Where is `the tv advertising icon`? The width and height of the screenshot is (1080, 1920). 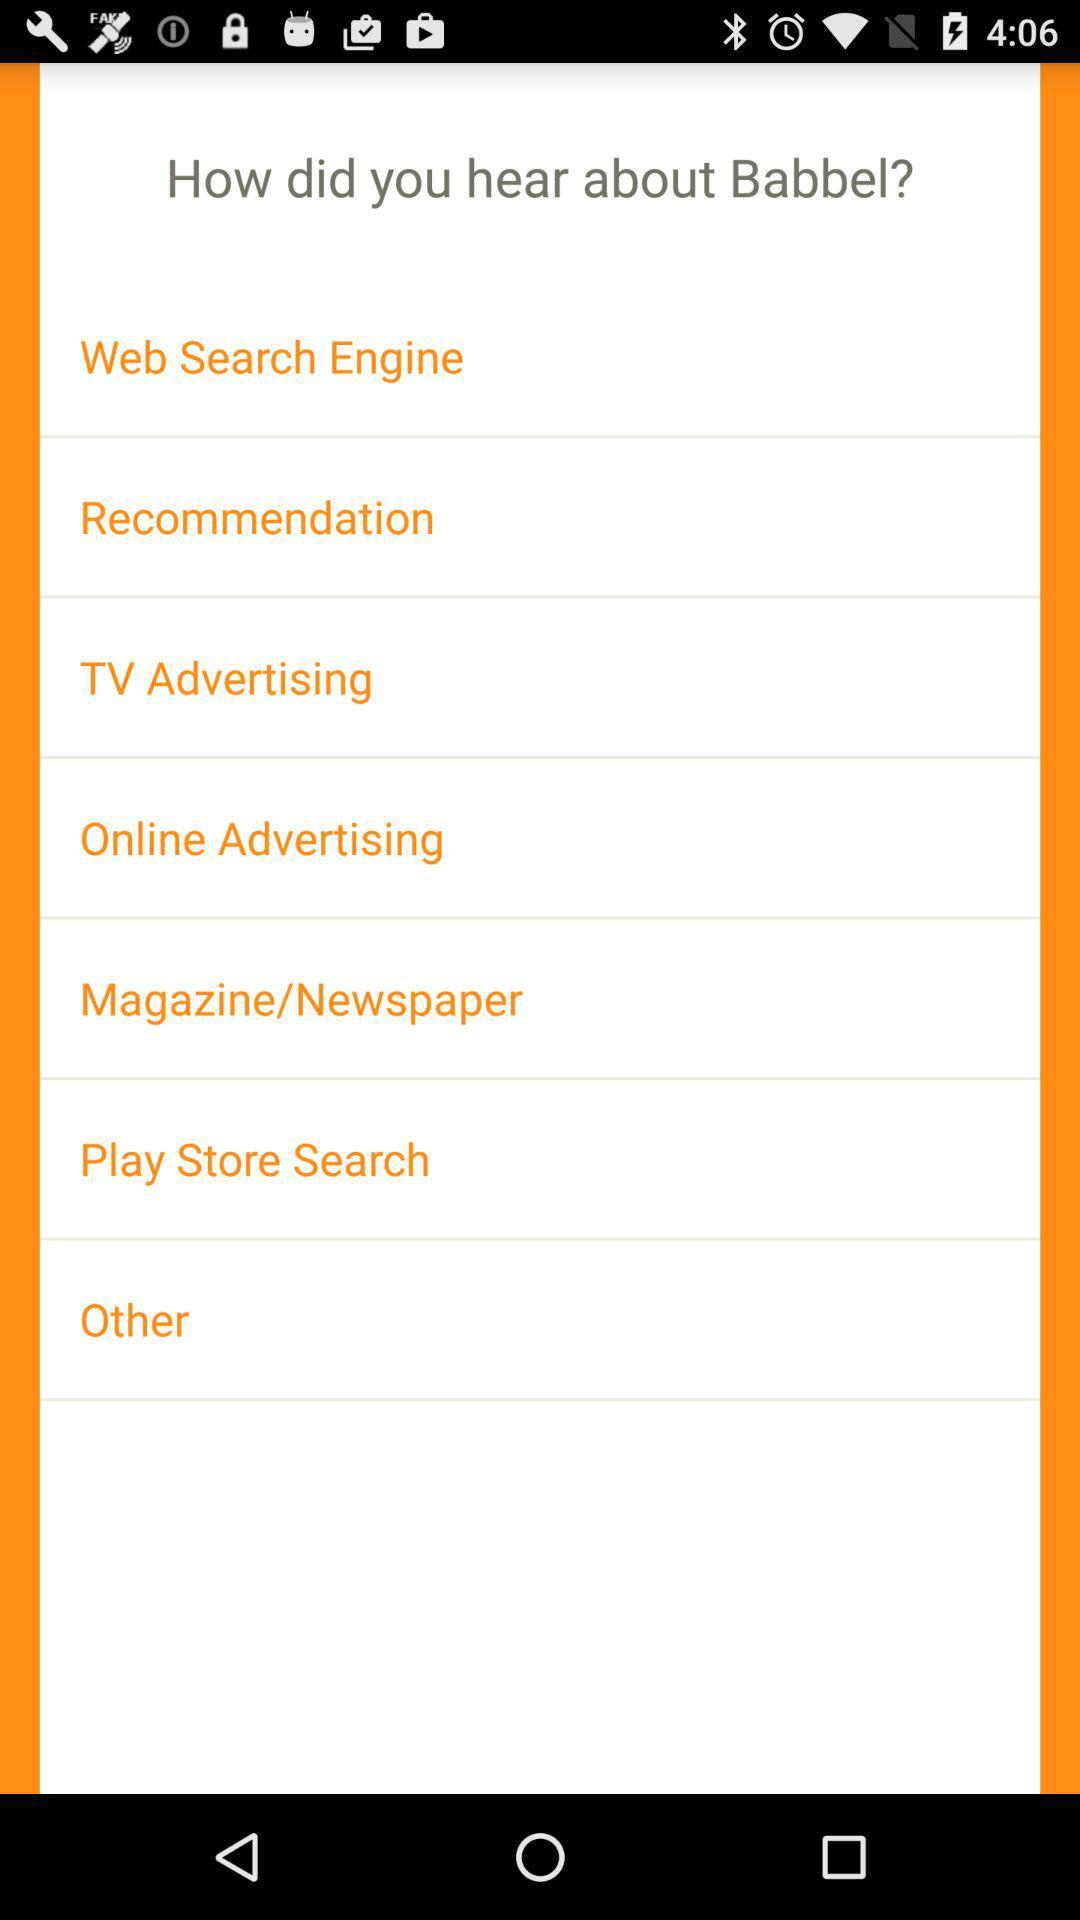
the tv advertising icon is located at coordinates (540, 677).